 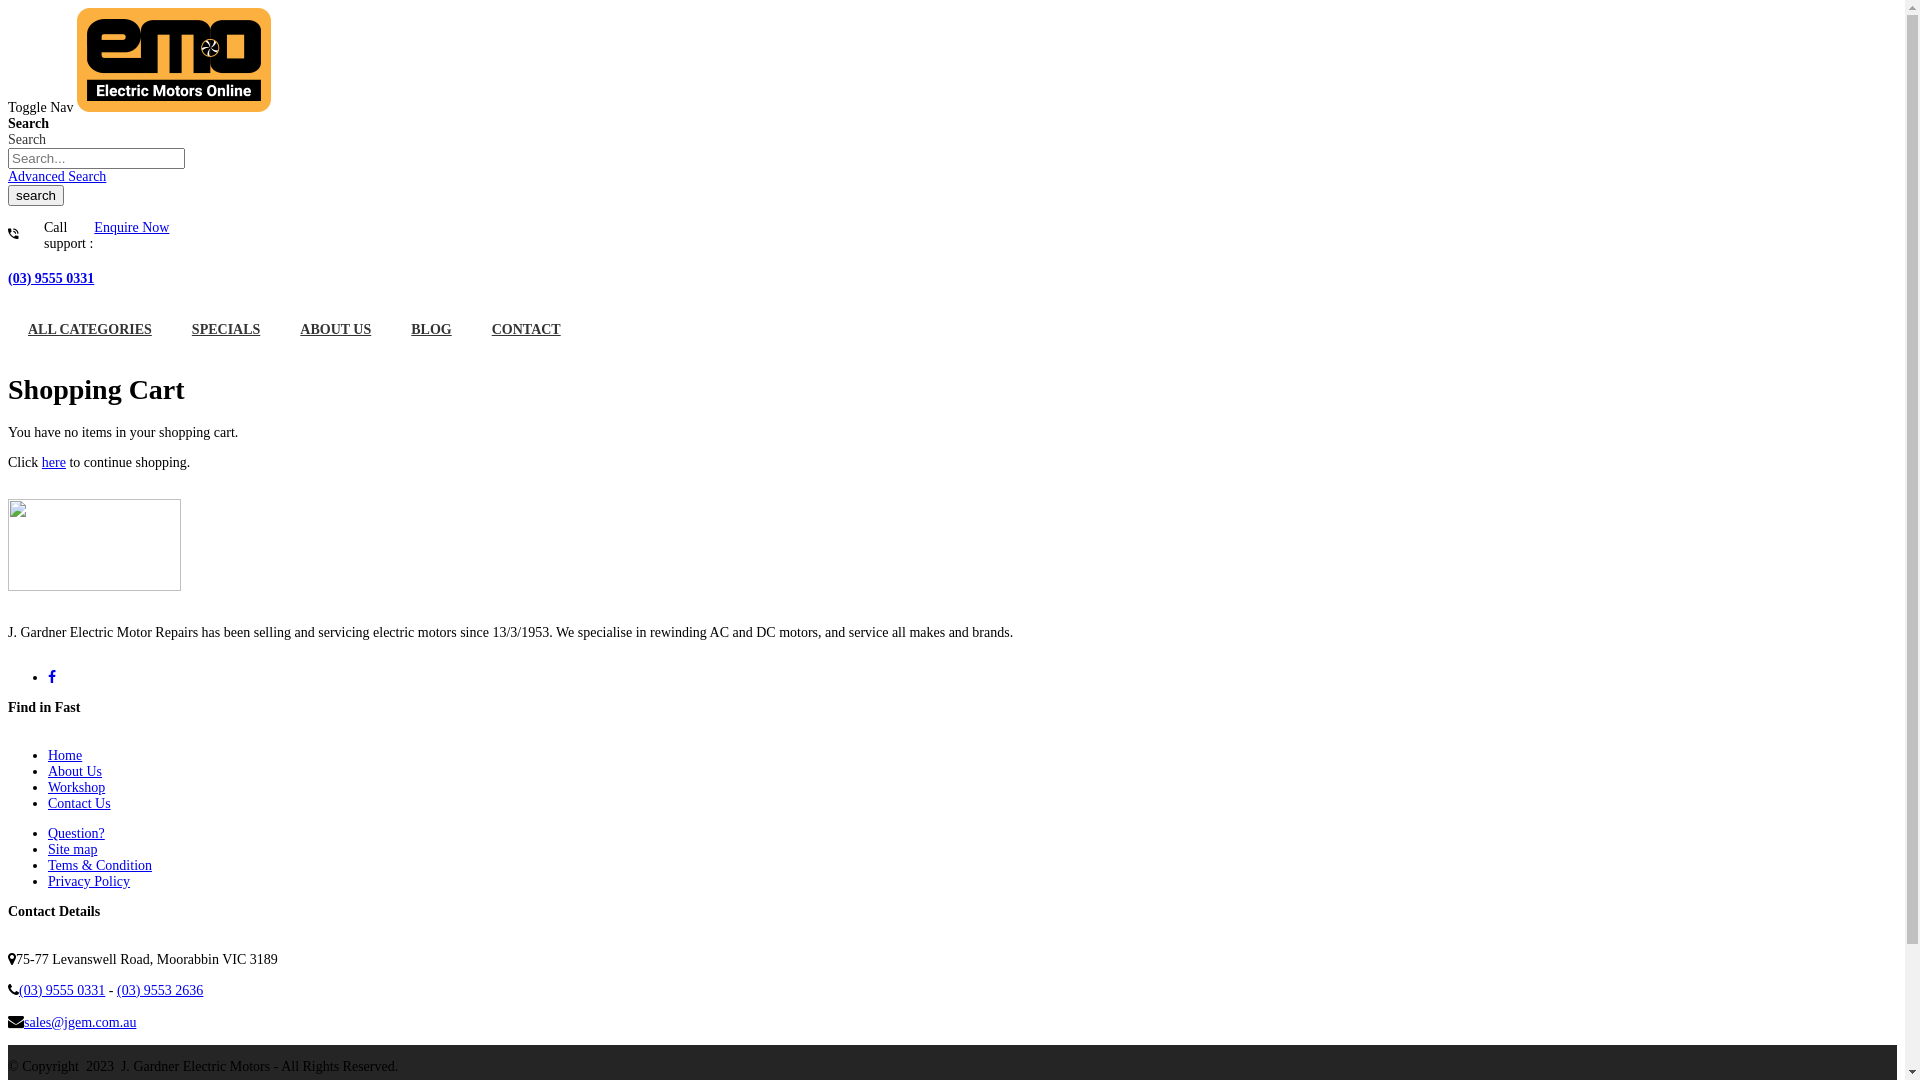 What do you see at coordinates (225, 329) in the screenshot?
I see `'SPECIALS'` at bounding box center [225, 329].